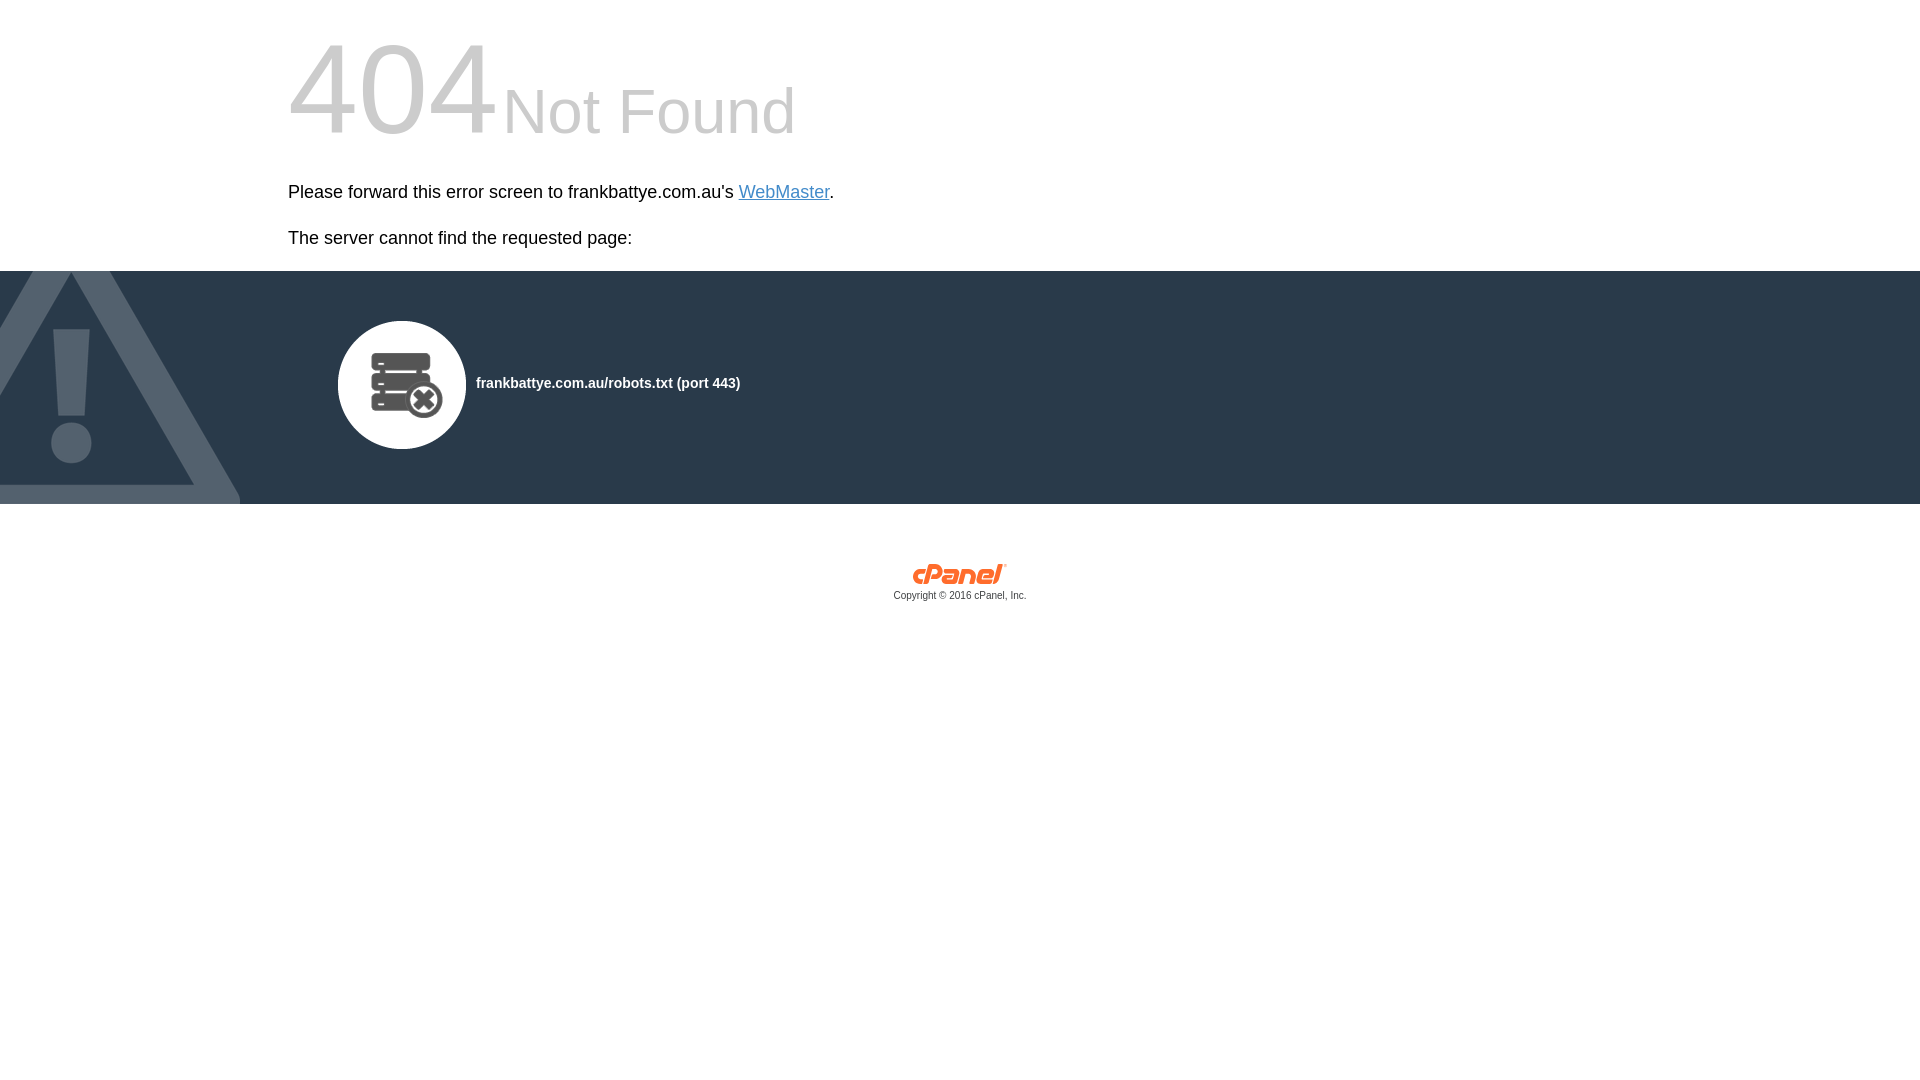 This screenshot has width=1920, height=1080. Describe the element at coordinates (783, 192) in the screenshot. I see `'WebMaster'` at that location.